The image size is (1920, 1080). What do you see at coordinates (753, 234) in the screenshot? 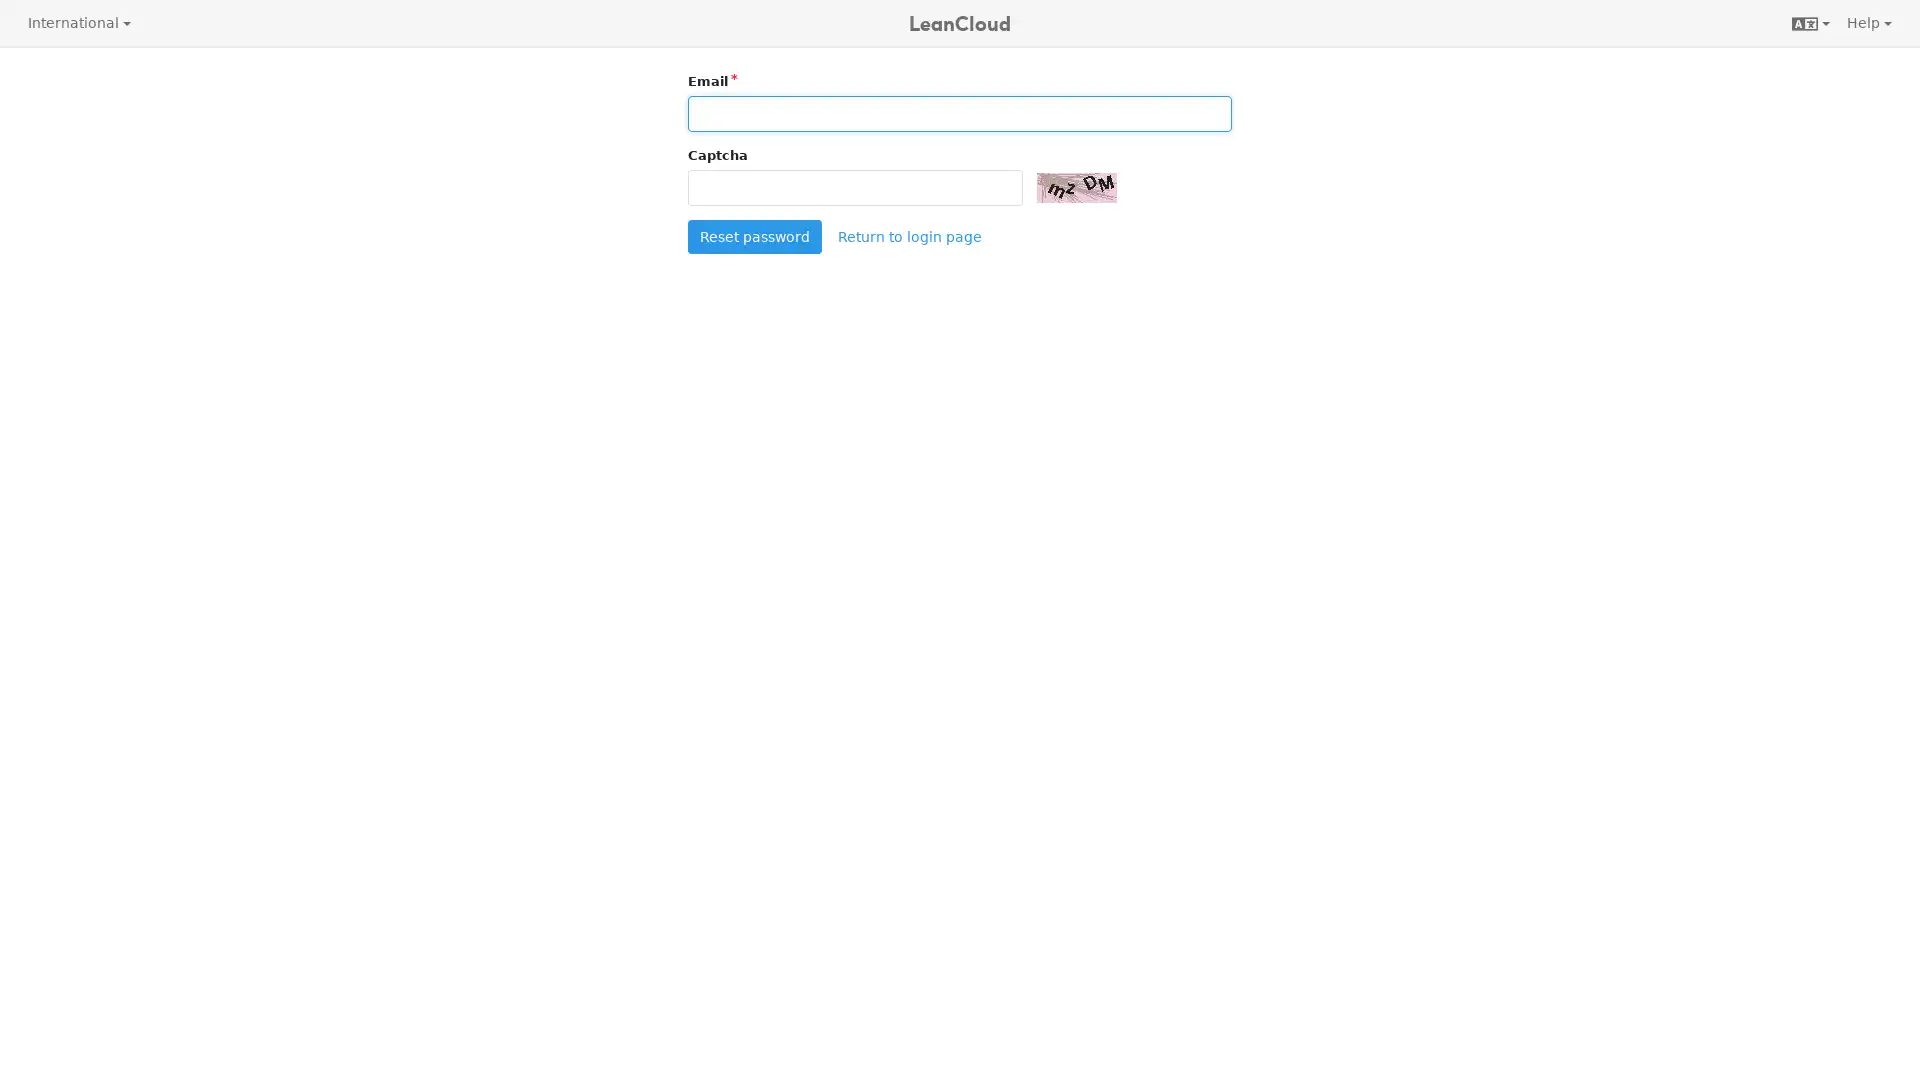
I see `Reset password` at bounding box center [753, 234].